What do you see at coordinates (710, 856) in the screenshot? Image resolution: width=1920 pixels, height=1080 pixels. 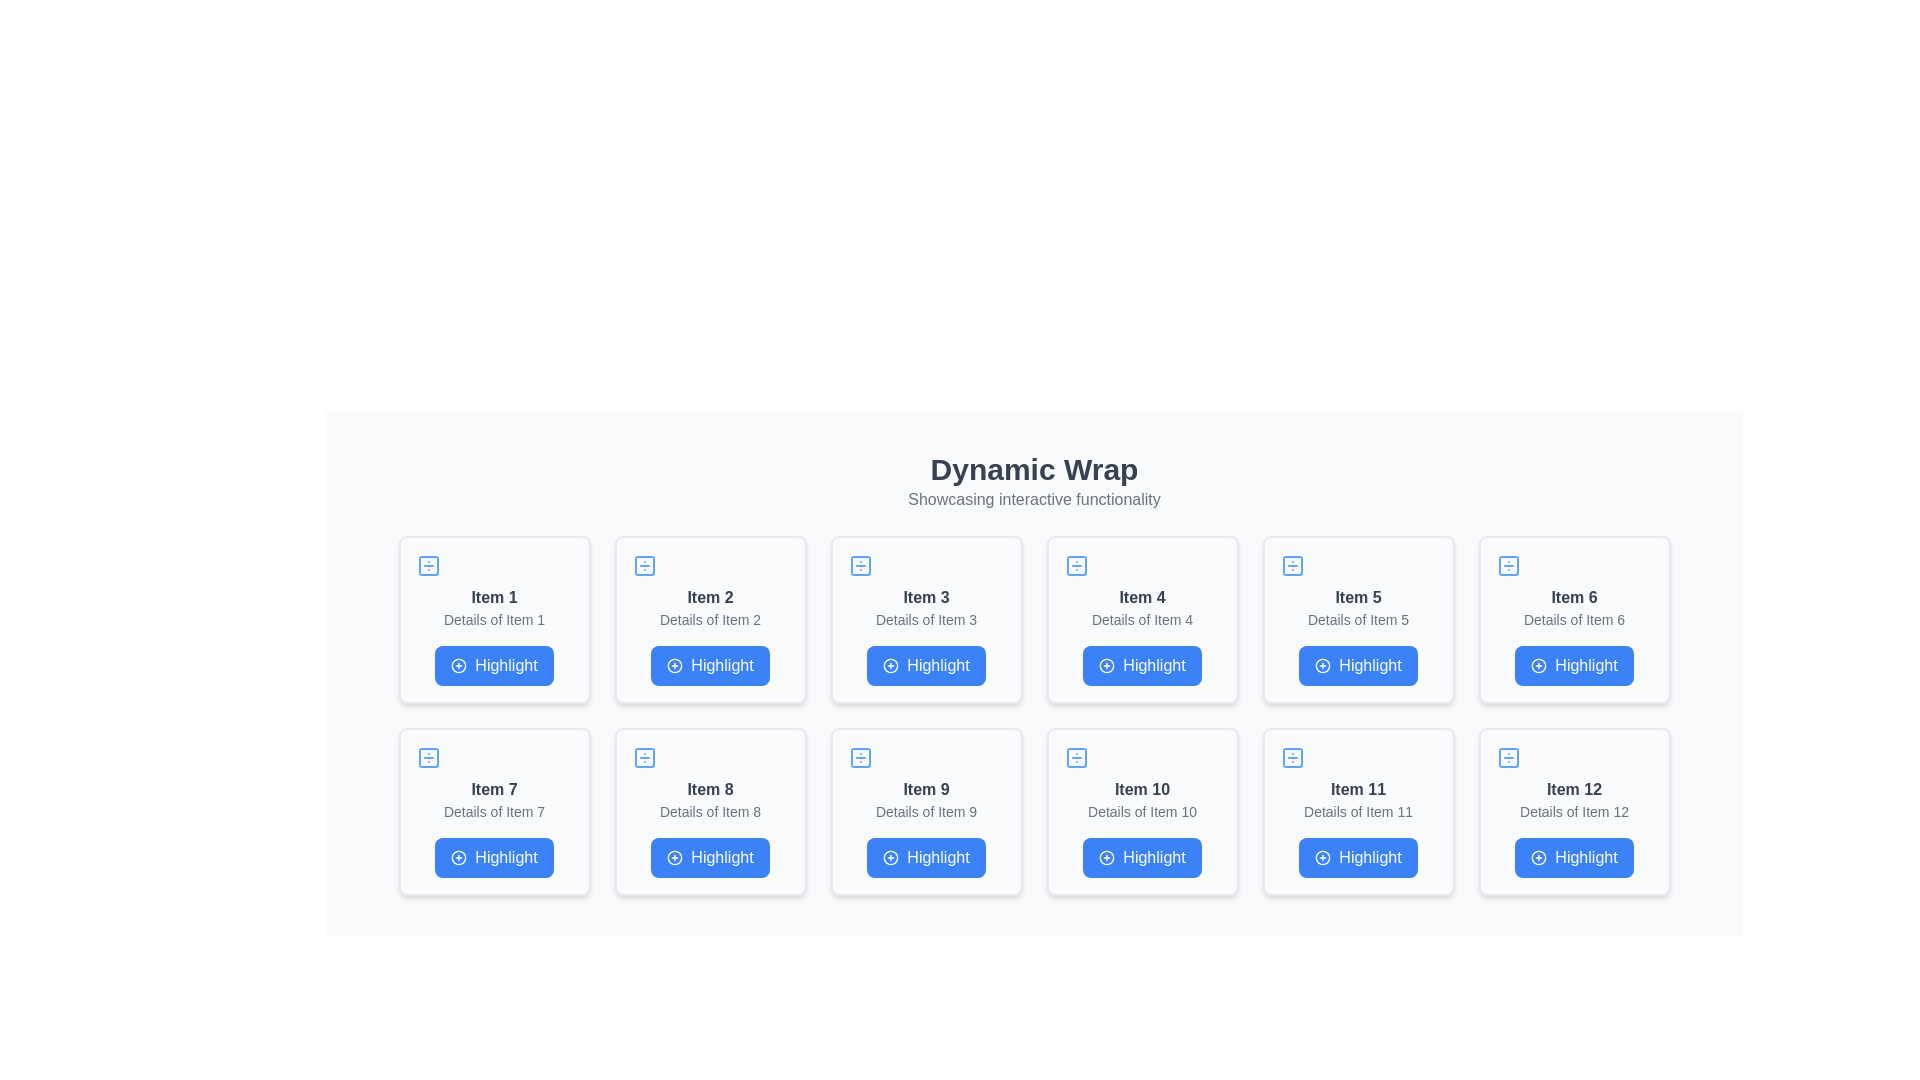 I see `the 'Highlight' button with a blue background and white text, which is located in the panel for 'Item 8' and features a circular plus icon` at bounding box center [710, 856].